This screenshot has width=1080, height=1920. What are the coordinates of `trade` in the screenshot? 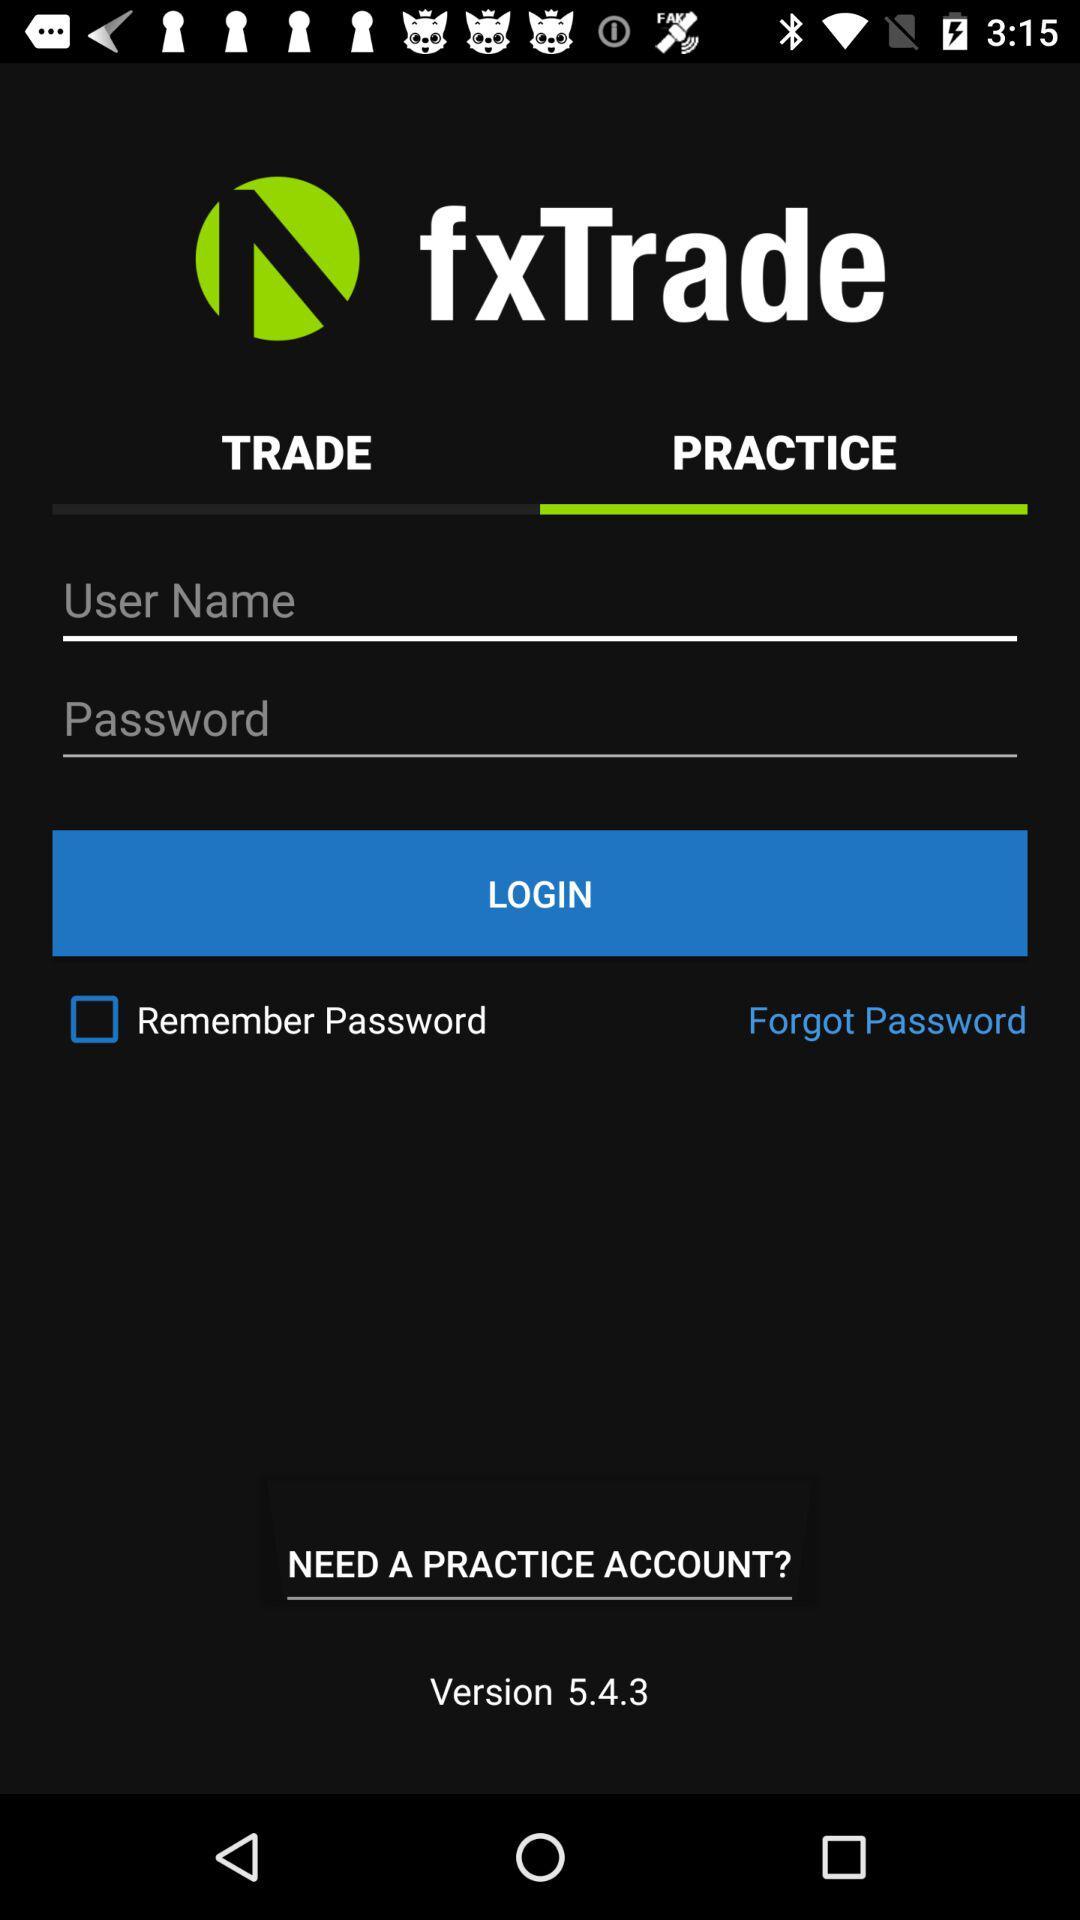 It's located at (296, 450).